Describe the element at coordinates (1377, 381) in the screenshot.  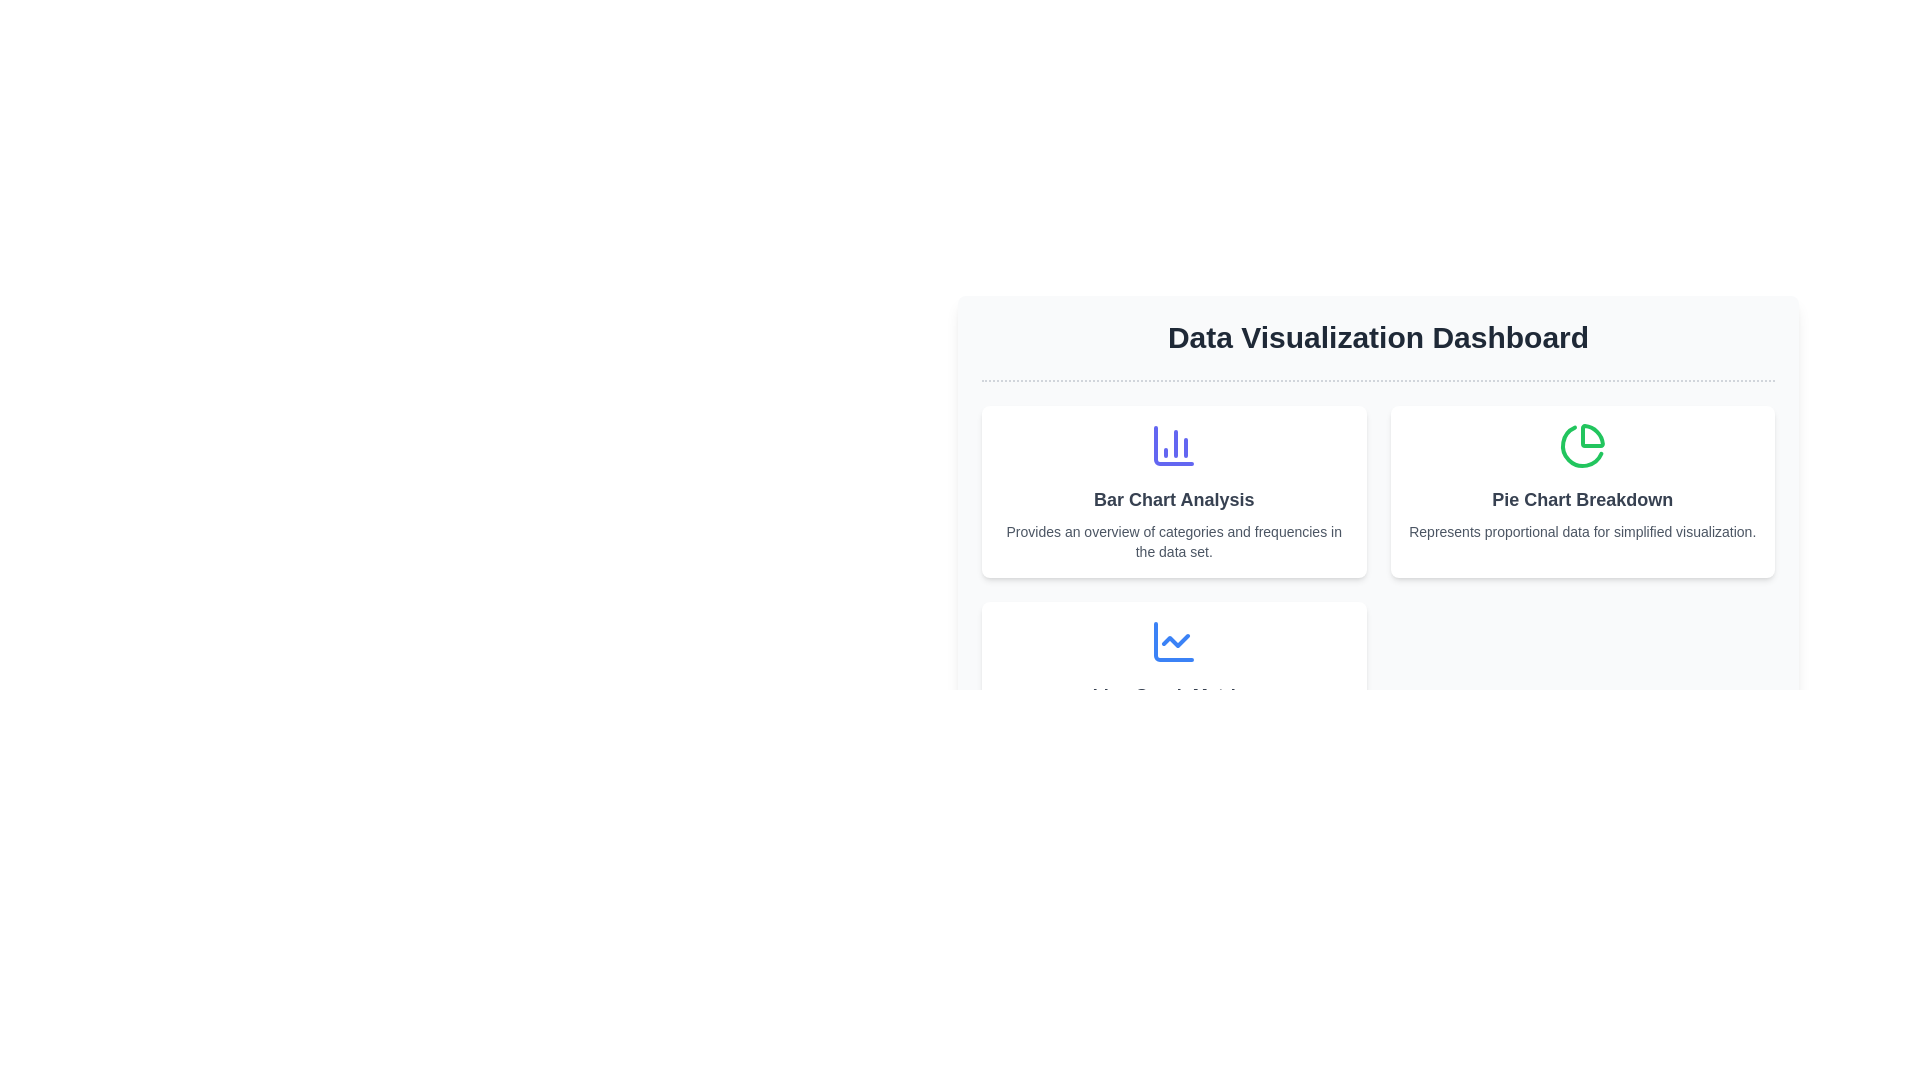
I see `the Separator Line located beneath the title 'Data Visualization Dashboard', which improves readability and visual structure` at that location.